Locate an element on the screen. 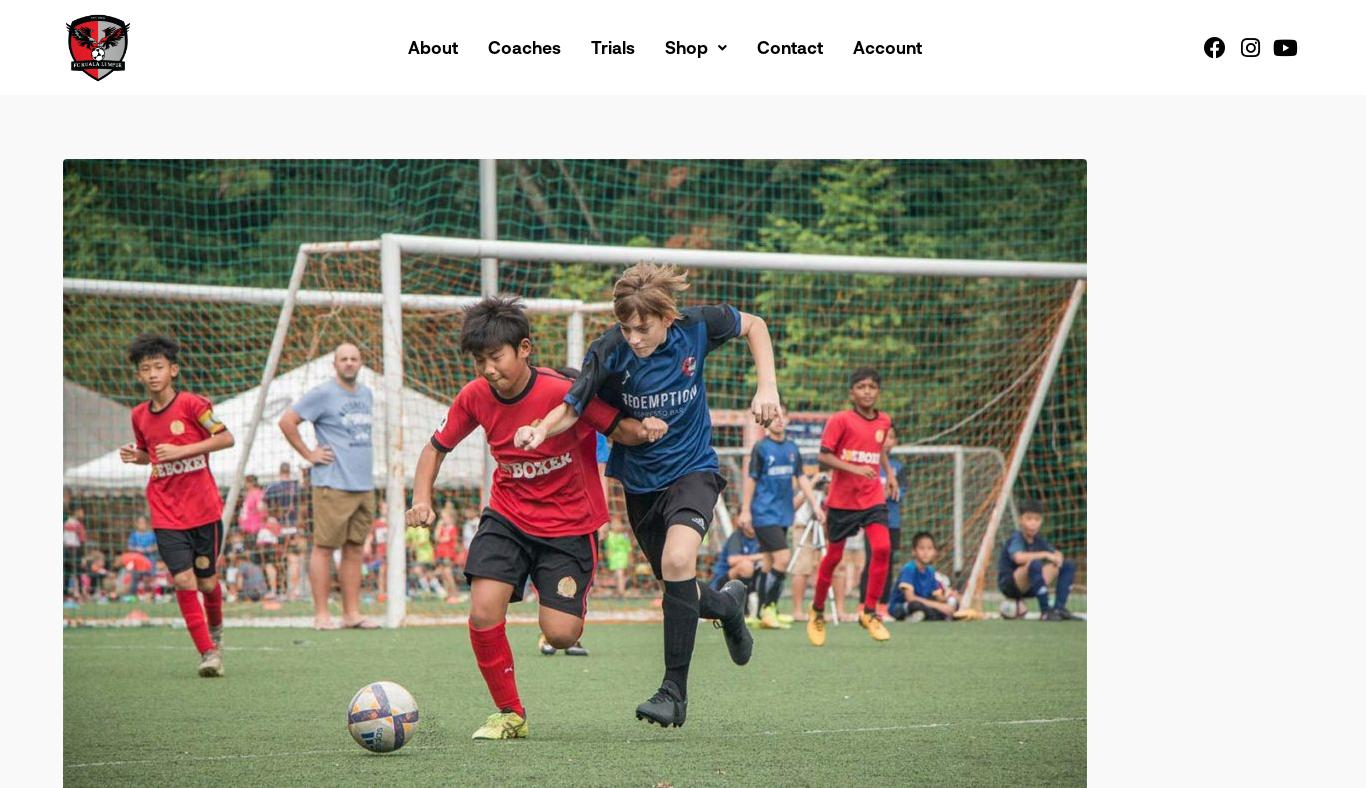  'About' is located at coordinates (432, 45).